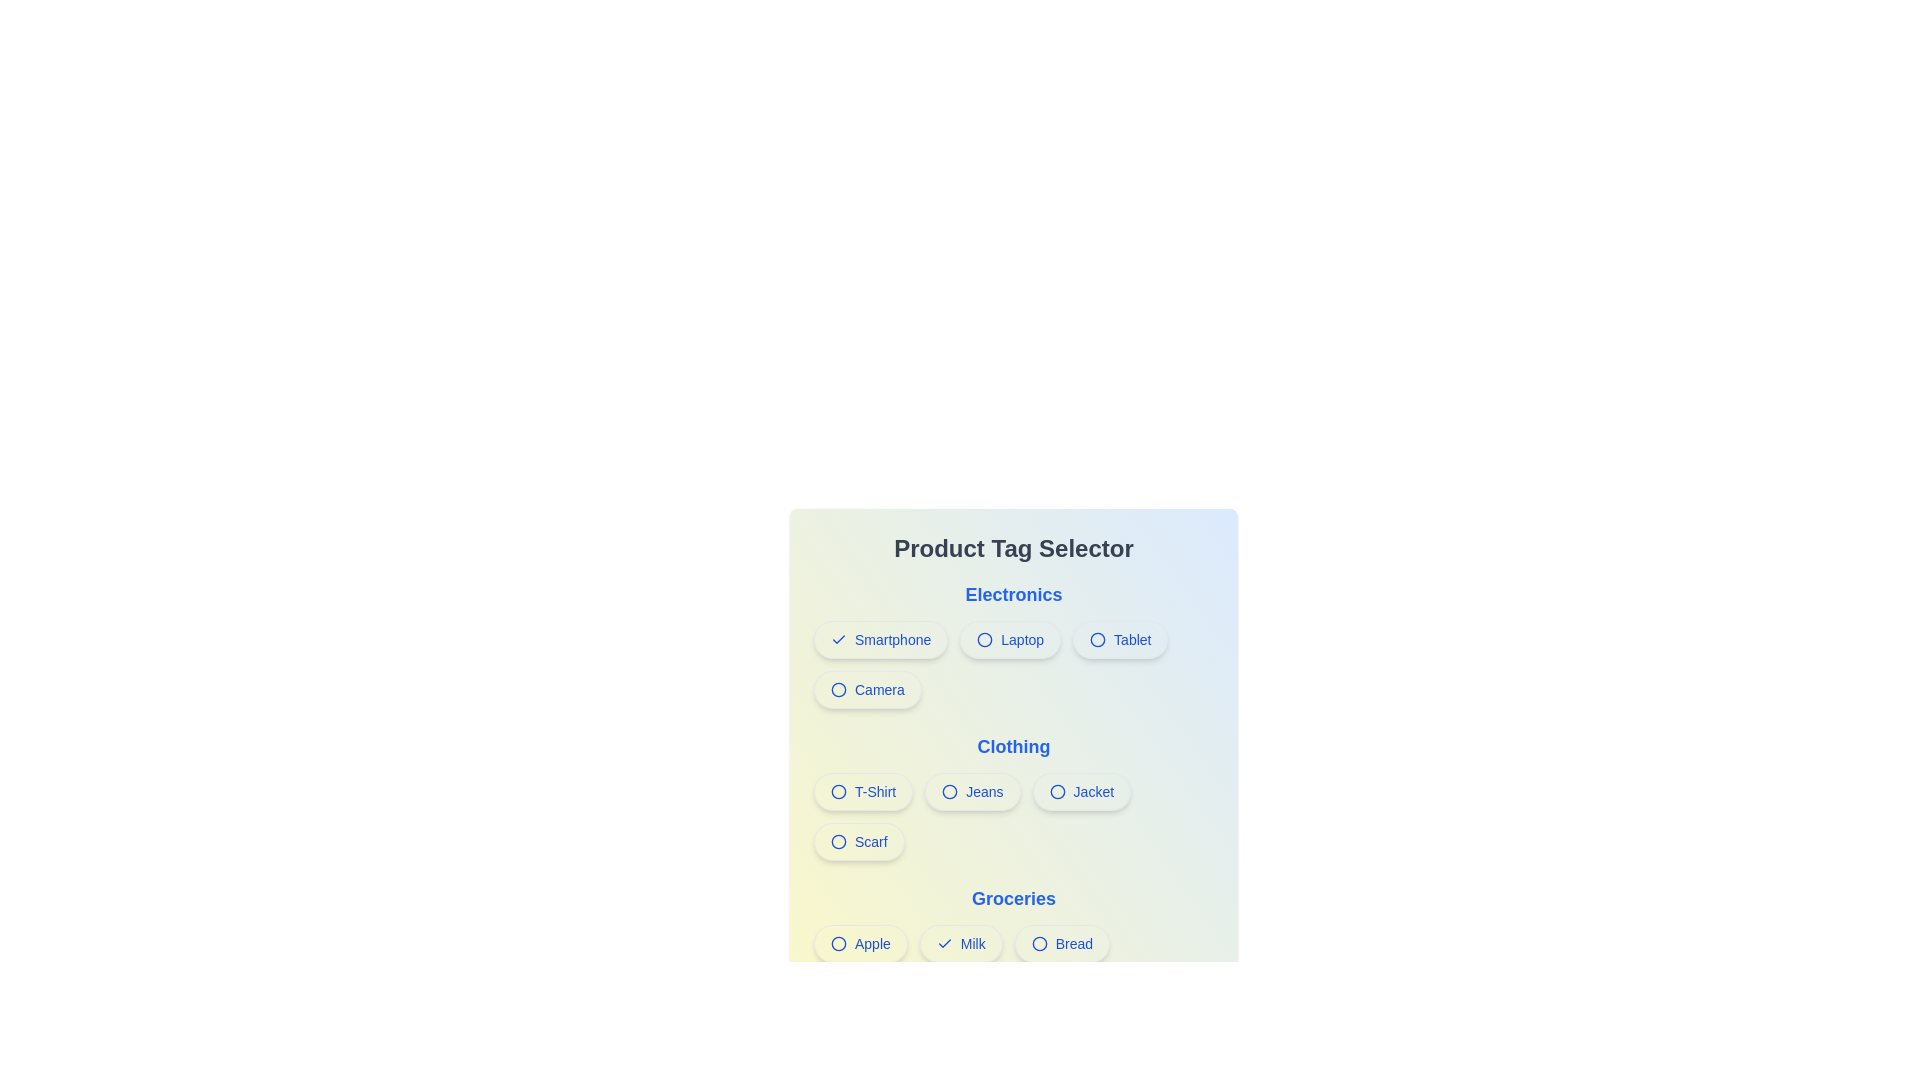 The width and height of the screenshot is (1920, 1080). What do you see at coordinates (1013, 664) in the screenshot?
I see `the tag button in the 'Product Tag Selector' under the 'Electronics' section` at bounding box center [1013, 664].